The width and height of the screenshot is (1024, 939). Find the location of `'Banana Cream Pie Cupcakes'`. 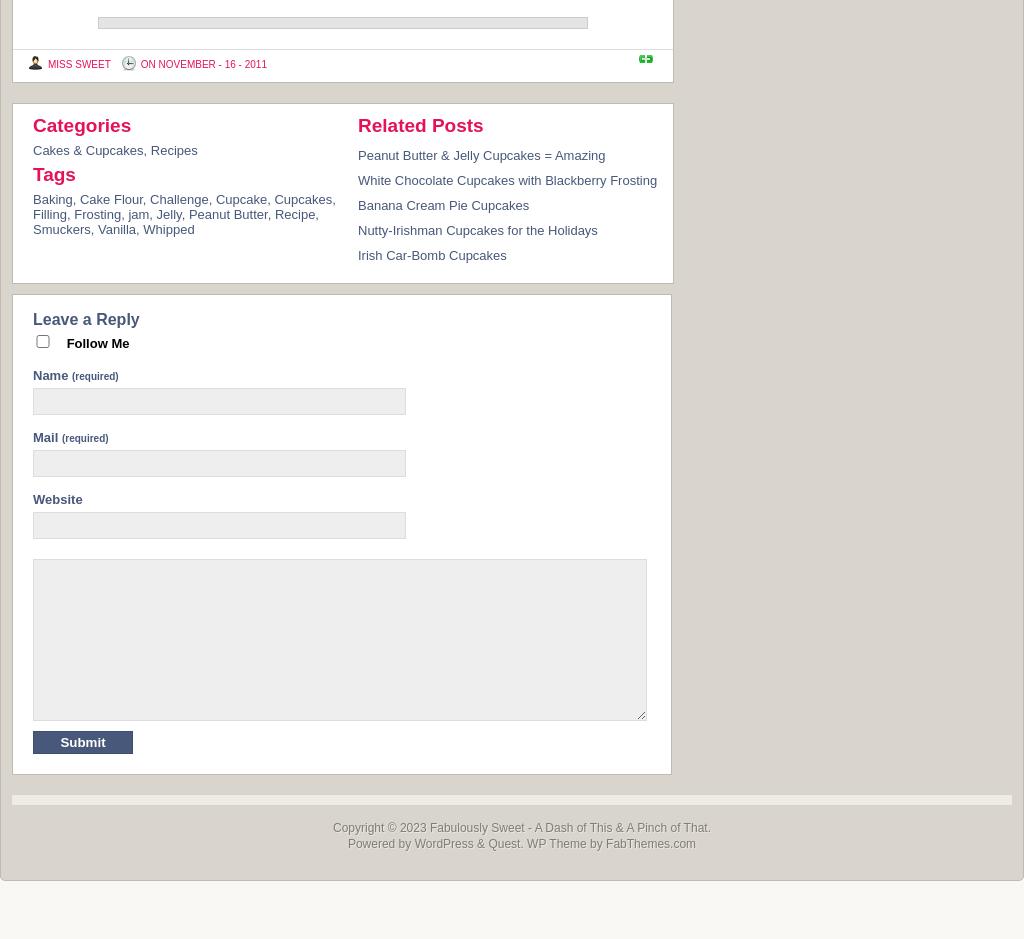

'Banana Cream Pie Cupcakes' is located at coordinates (443, 203).